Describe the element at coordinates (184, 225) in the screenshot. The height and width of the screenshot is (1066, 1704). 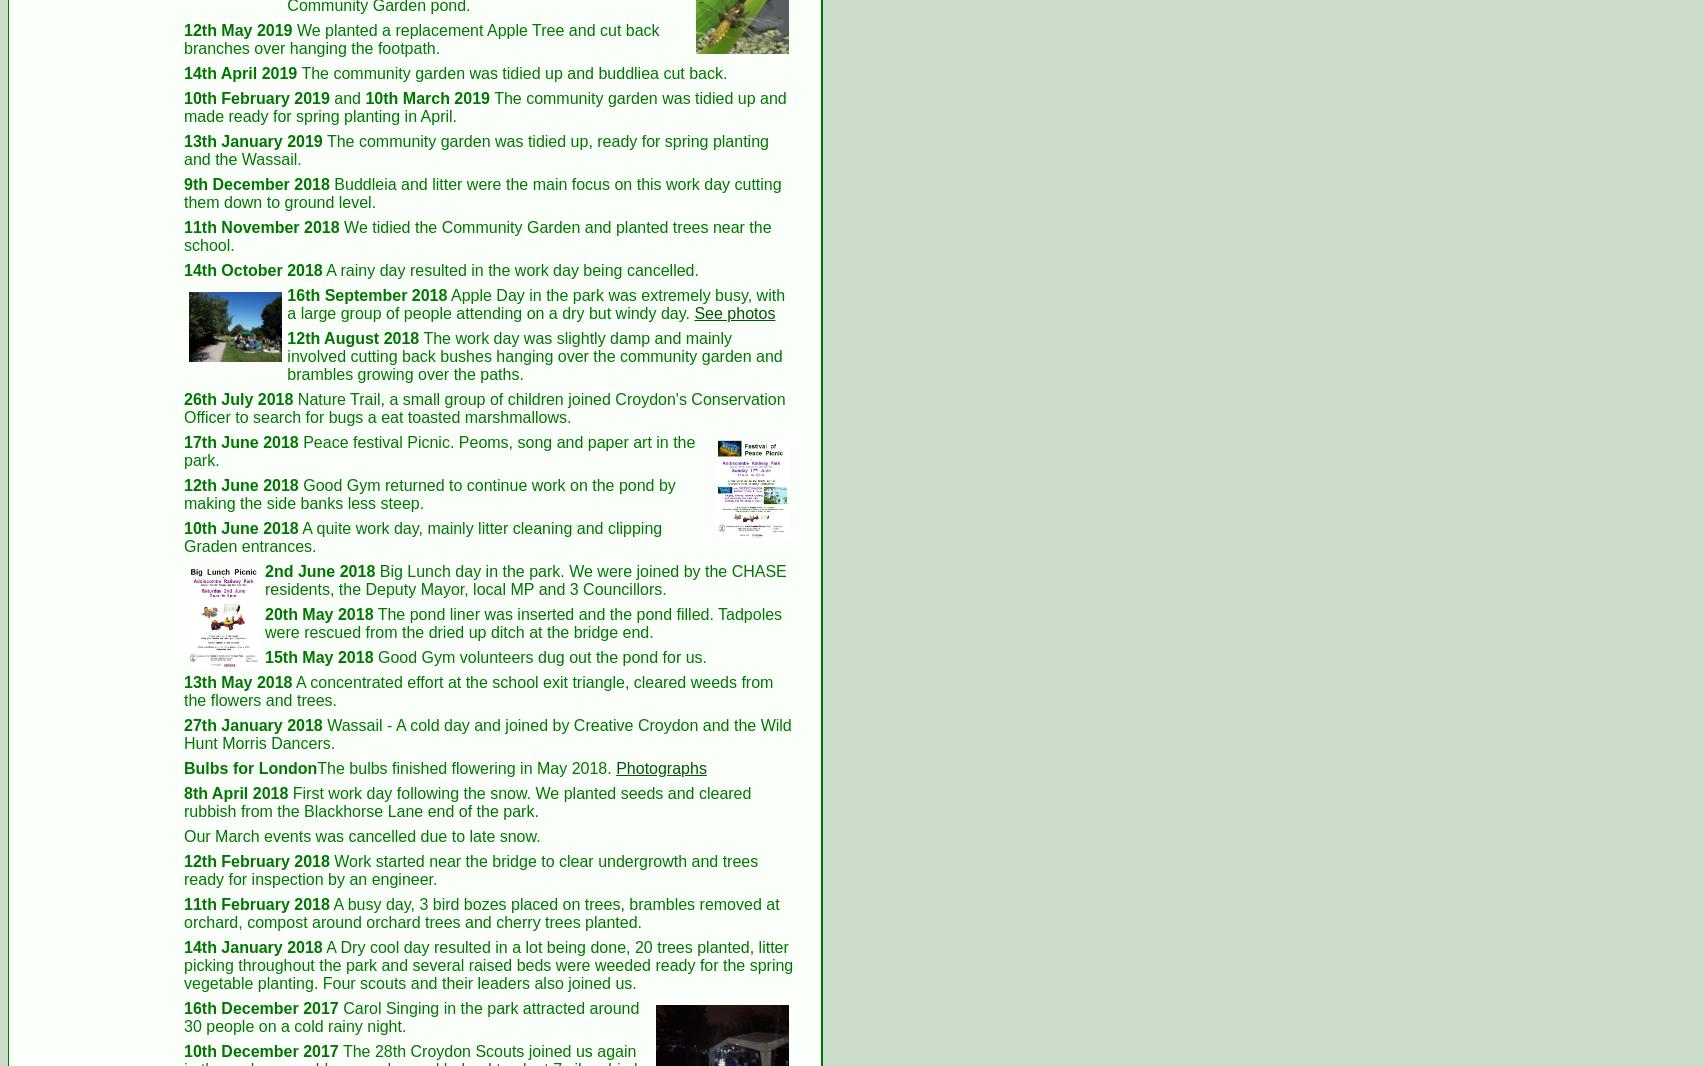
I see `'11th November 2018'` at that location.